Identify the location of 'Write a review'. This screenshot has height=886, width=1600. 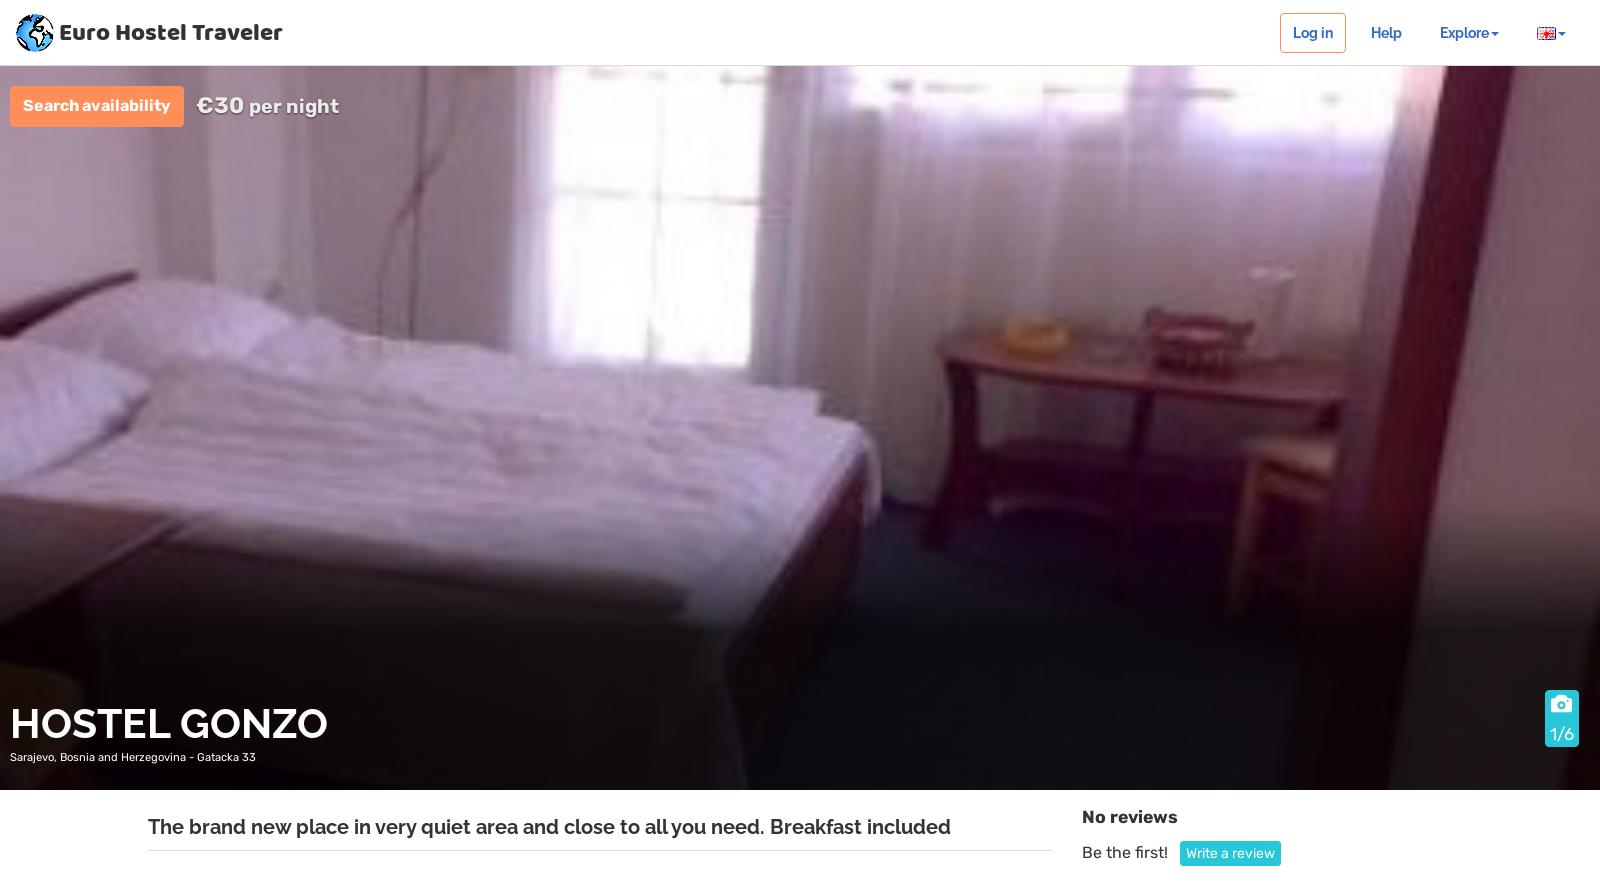
(1184, 851).